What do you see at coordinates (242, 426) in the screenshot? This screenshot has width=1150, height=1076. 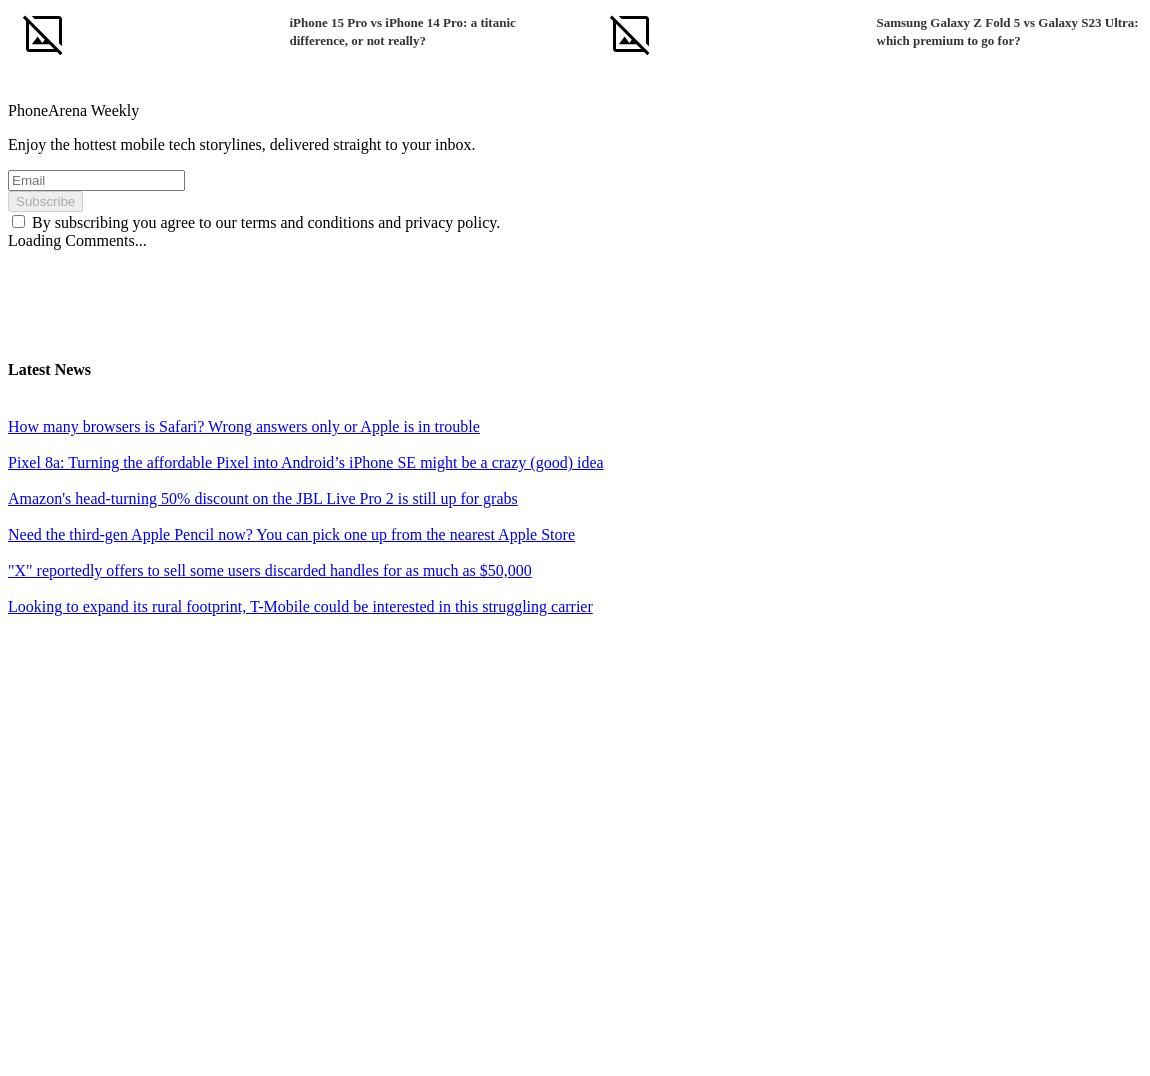 I see `'How many browsers is Safari? Wrong answers only or Apple is in trouble'` at bounding box center [242, 426].